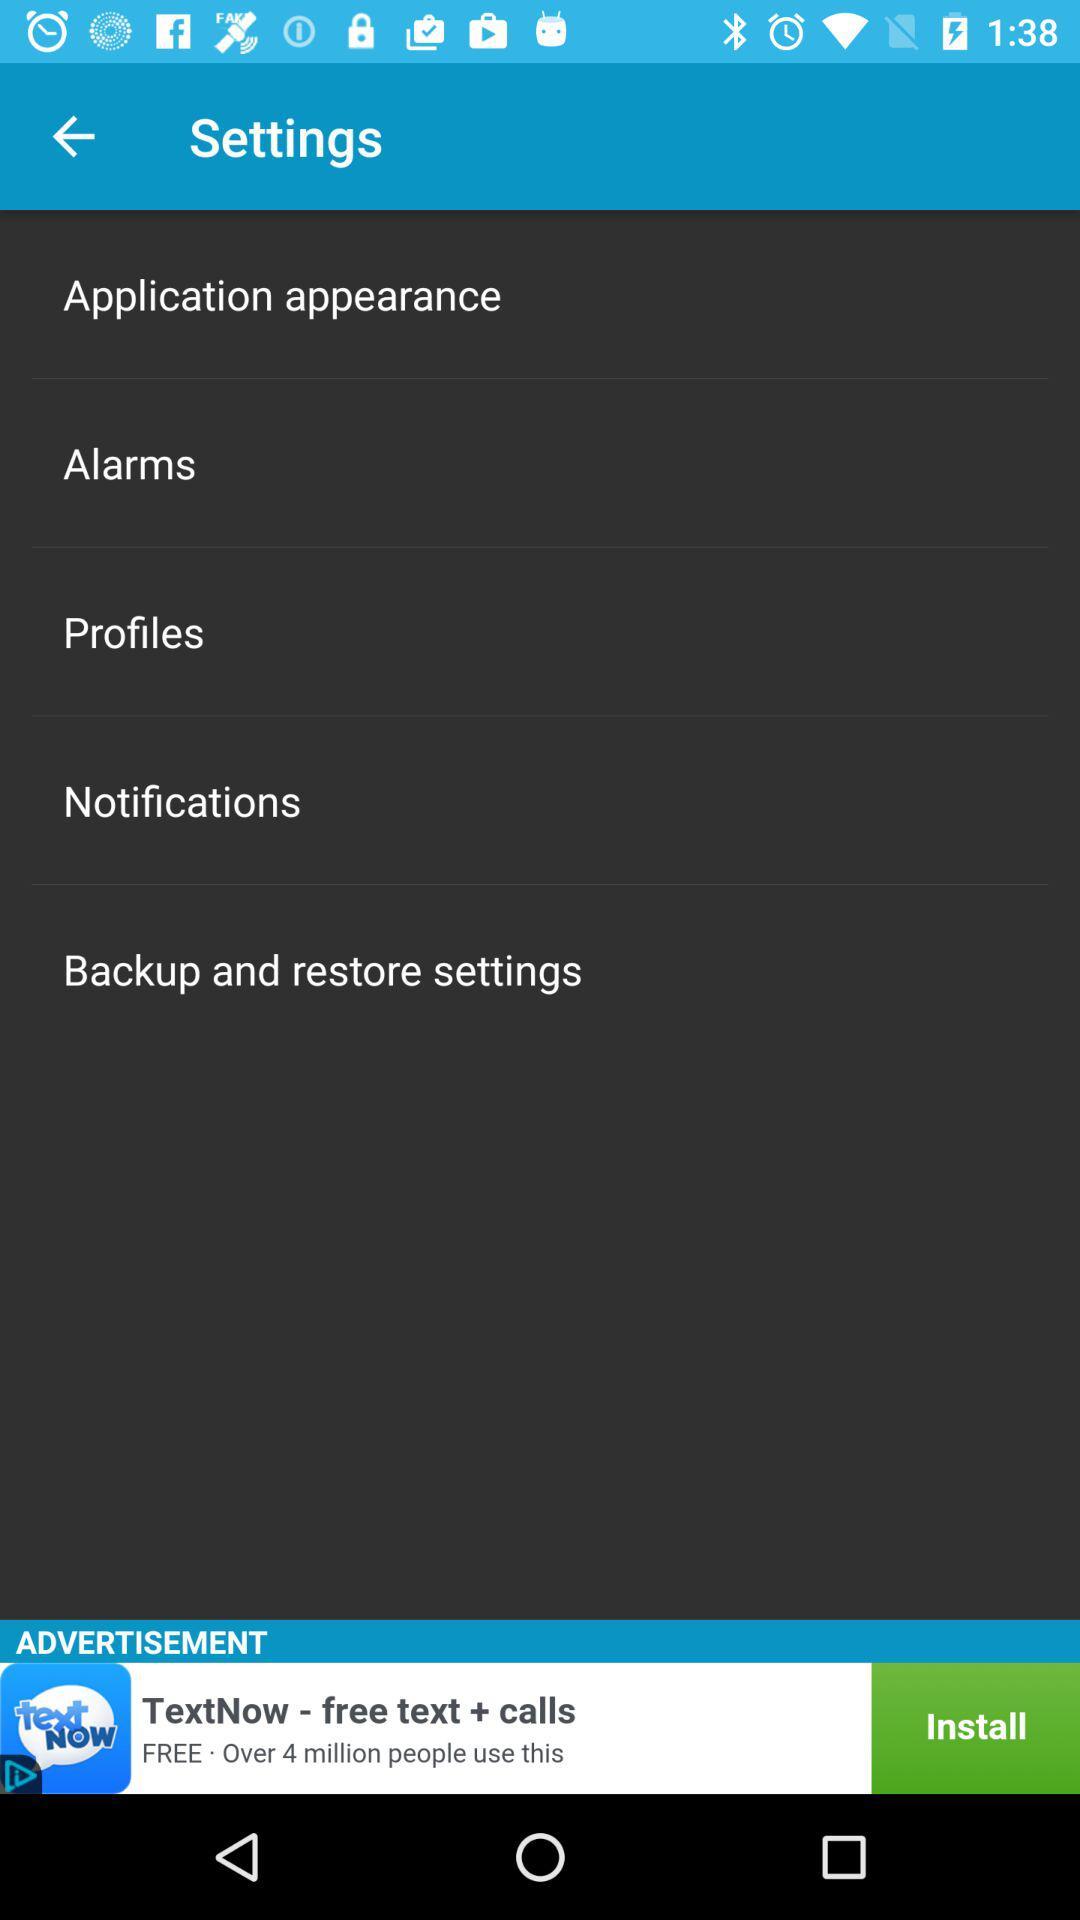 This screenshot has height=1920, width=1080. What do you see at coordinates (72, 135) in the screenshot?
I see `the icon above the application appearance icon` at bounding box center [72, 135].